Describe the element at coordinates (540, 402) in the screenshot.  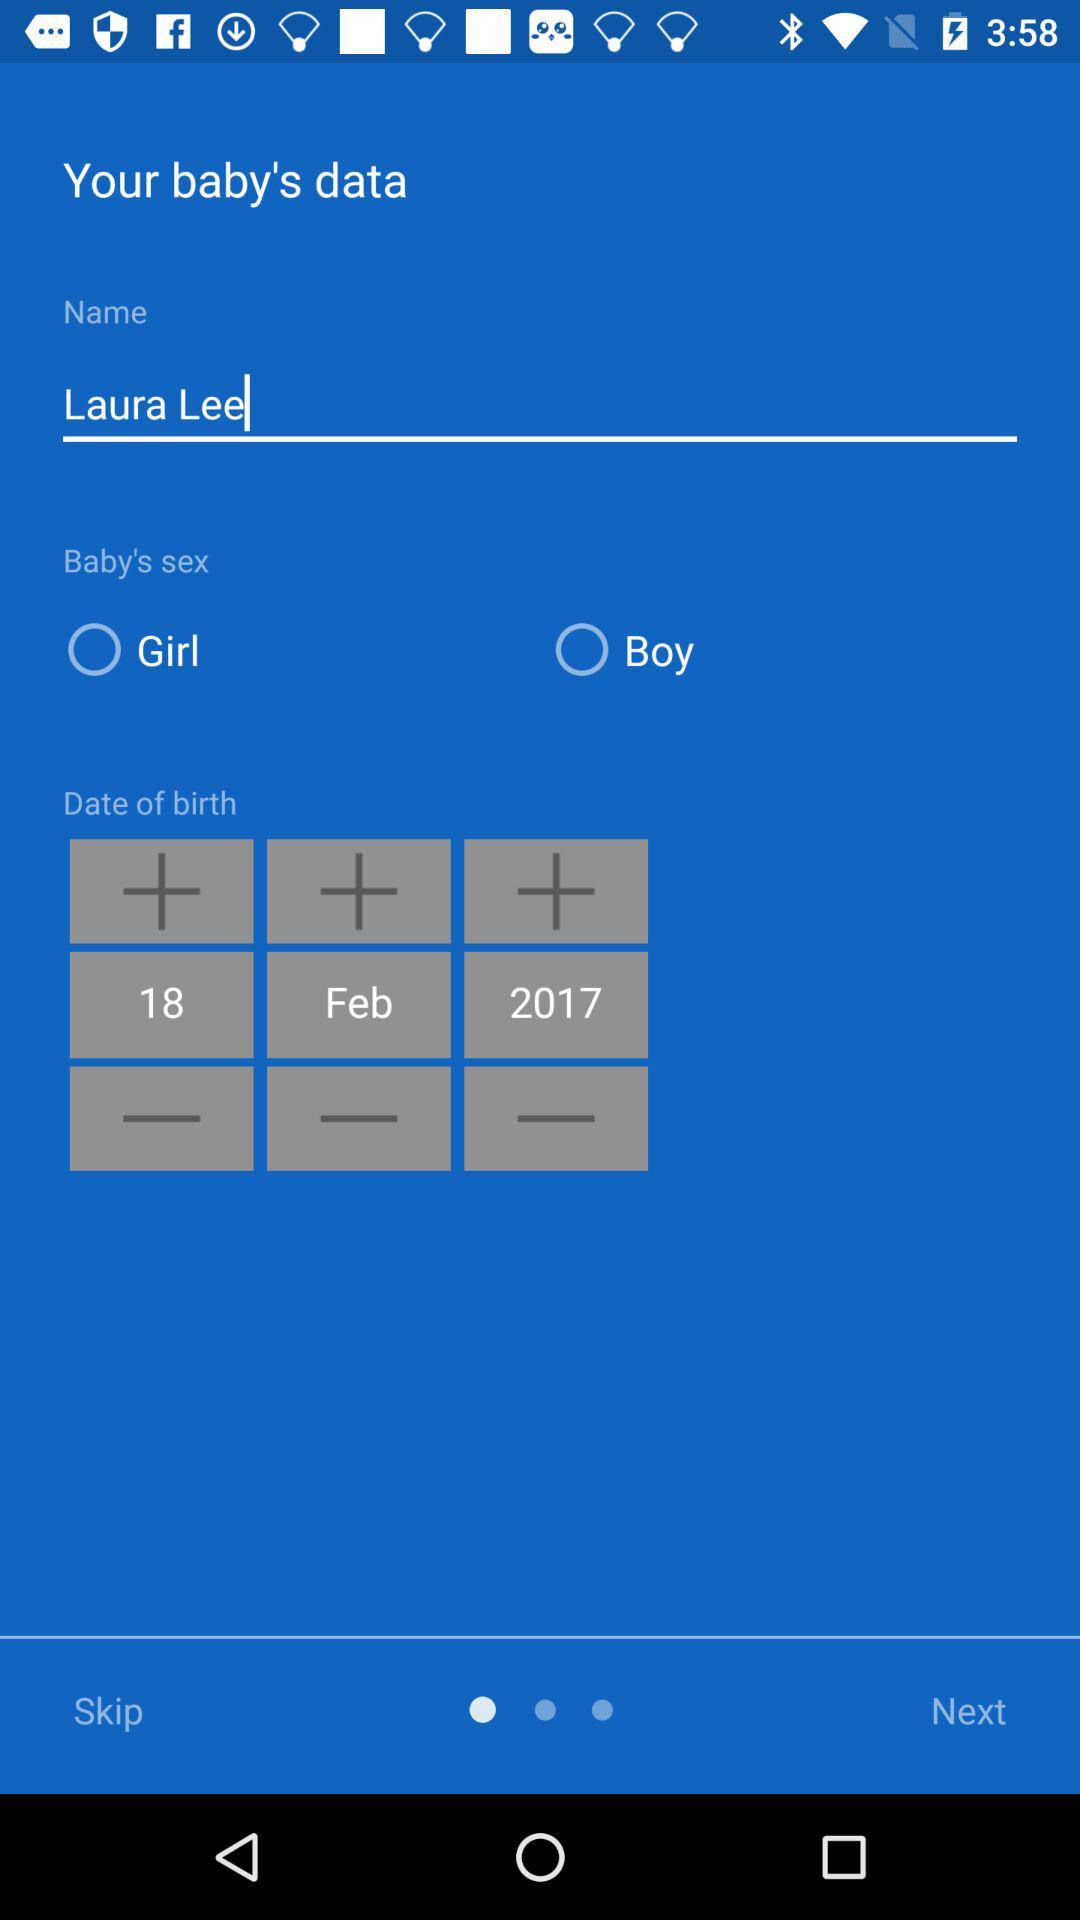
I see `the laura lee item` at that location.